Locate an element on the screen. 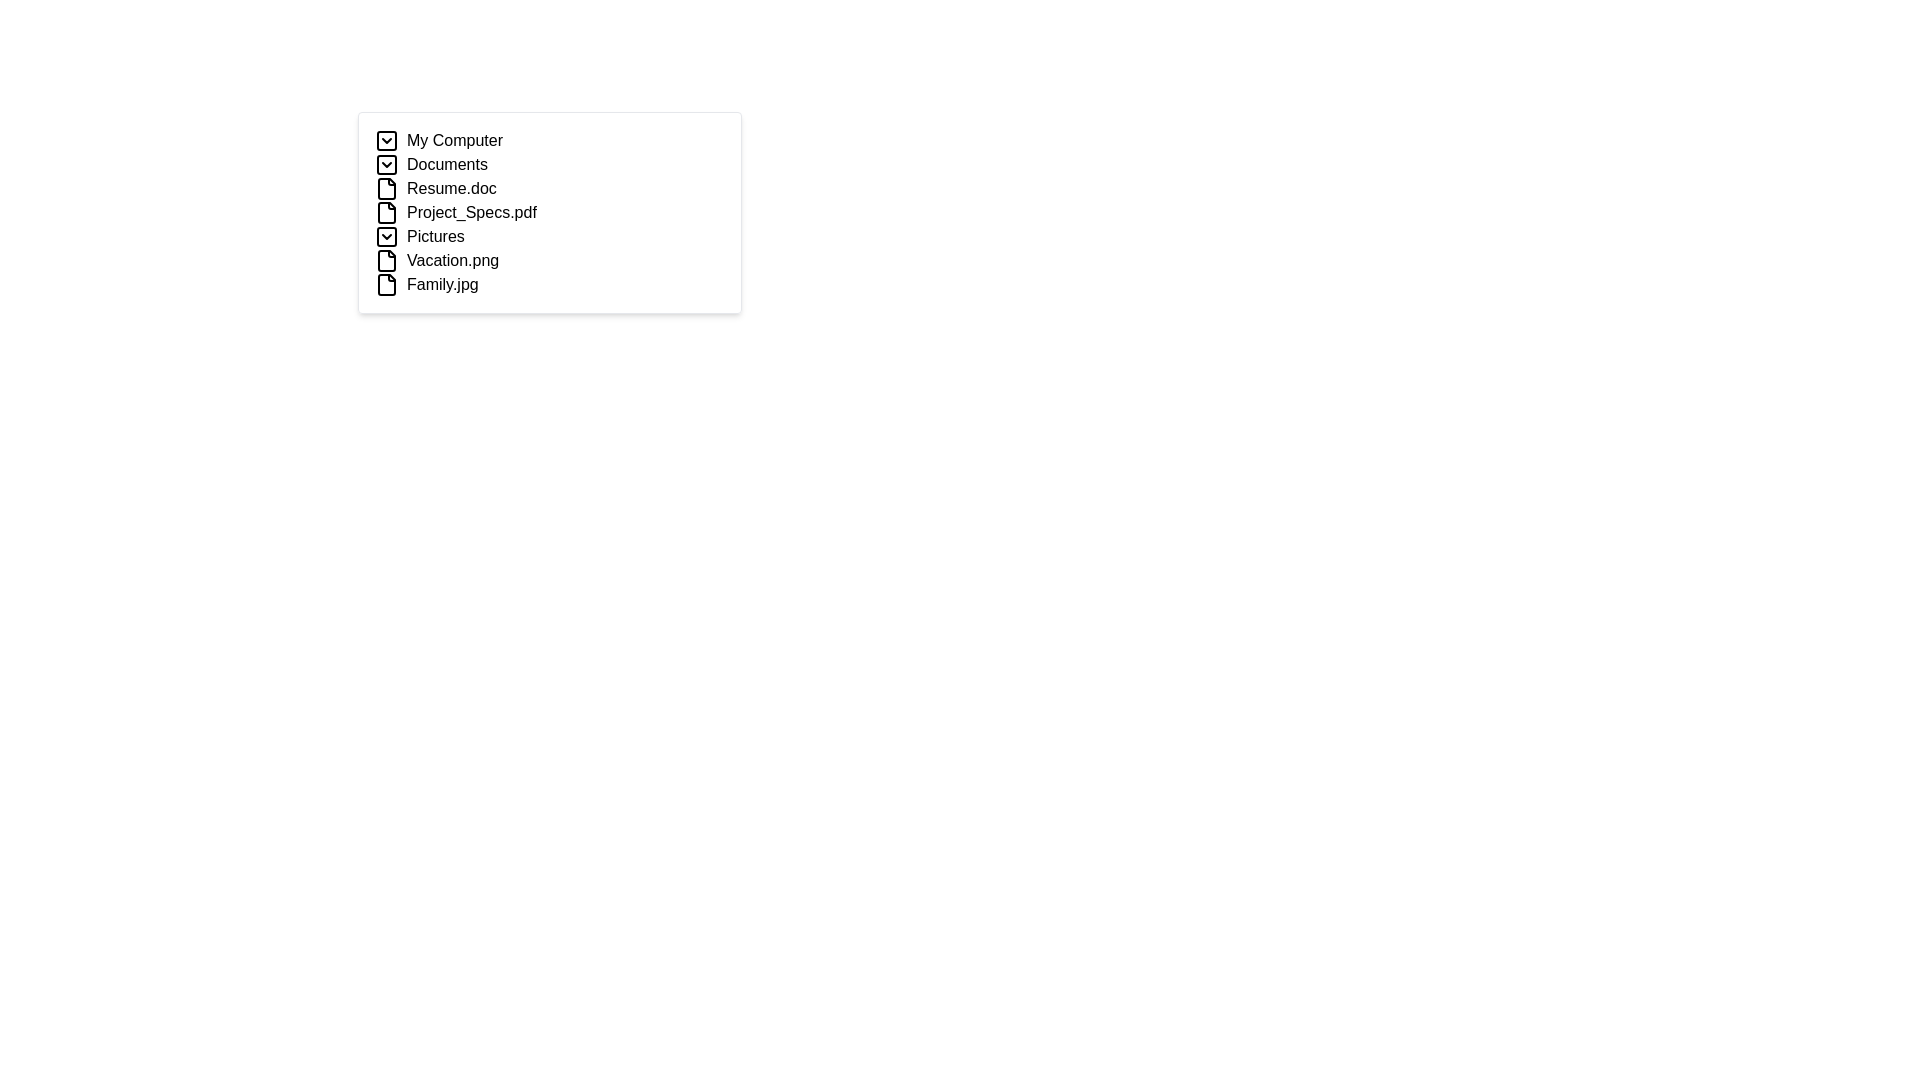 The width and height of the screenshot is (1920, 1080). the icon representing the file 'Project_Specs.pdf' is located at coordinates (387, 212).